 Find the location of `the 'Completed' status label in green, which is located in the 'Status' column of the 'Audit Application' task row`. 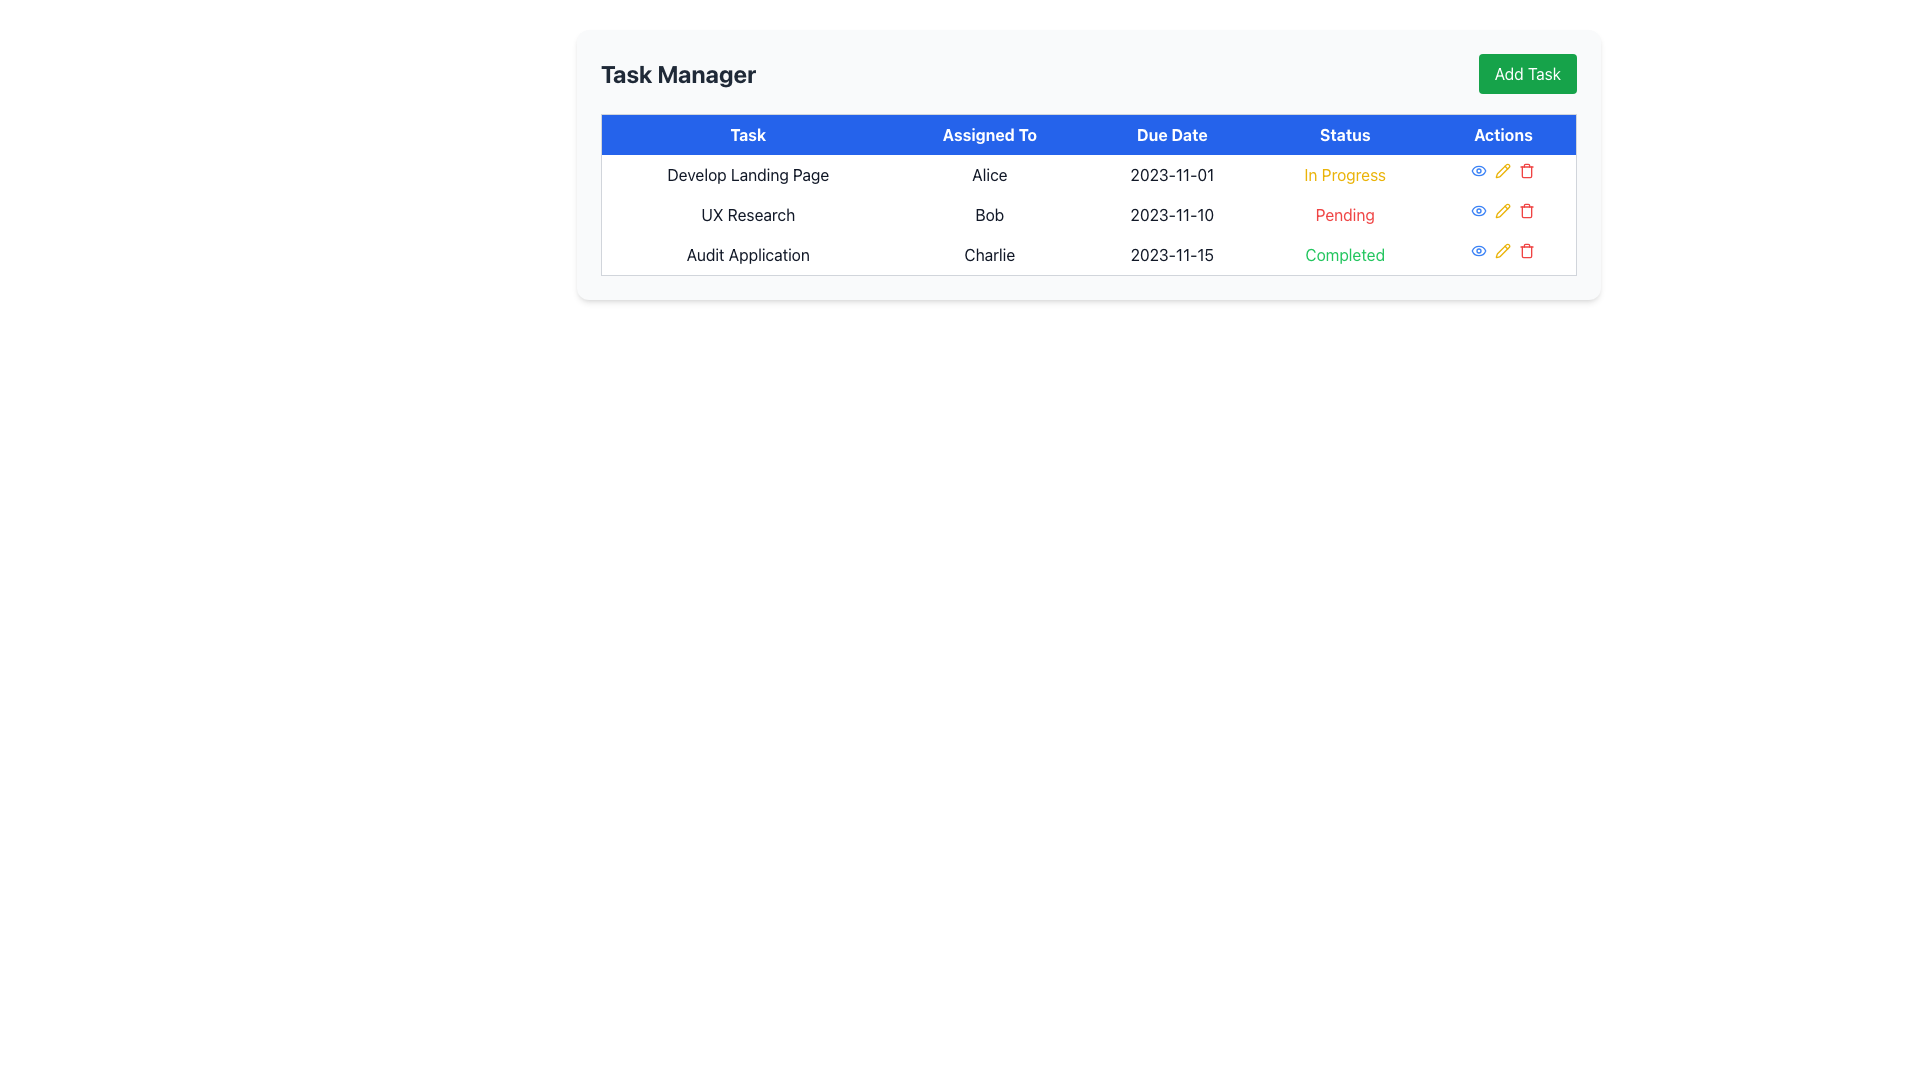

the 'Completed' status label in green, which is located in the 'Status' column of the 'Audit Application' task row is located at coordinates (1345, 254).